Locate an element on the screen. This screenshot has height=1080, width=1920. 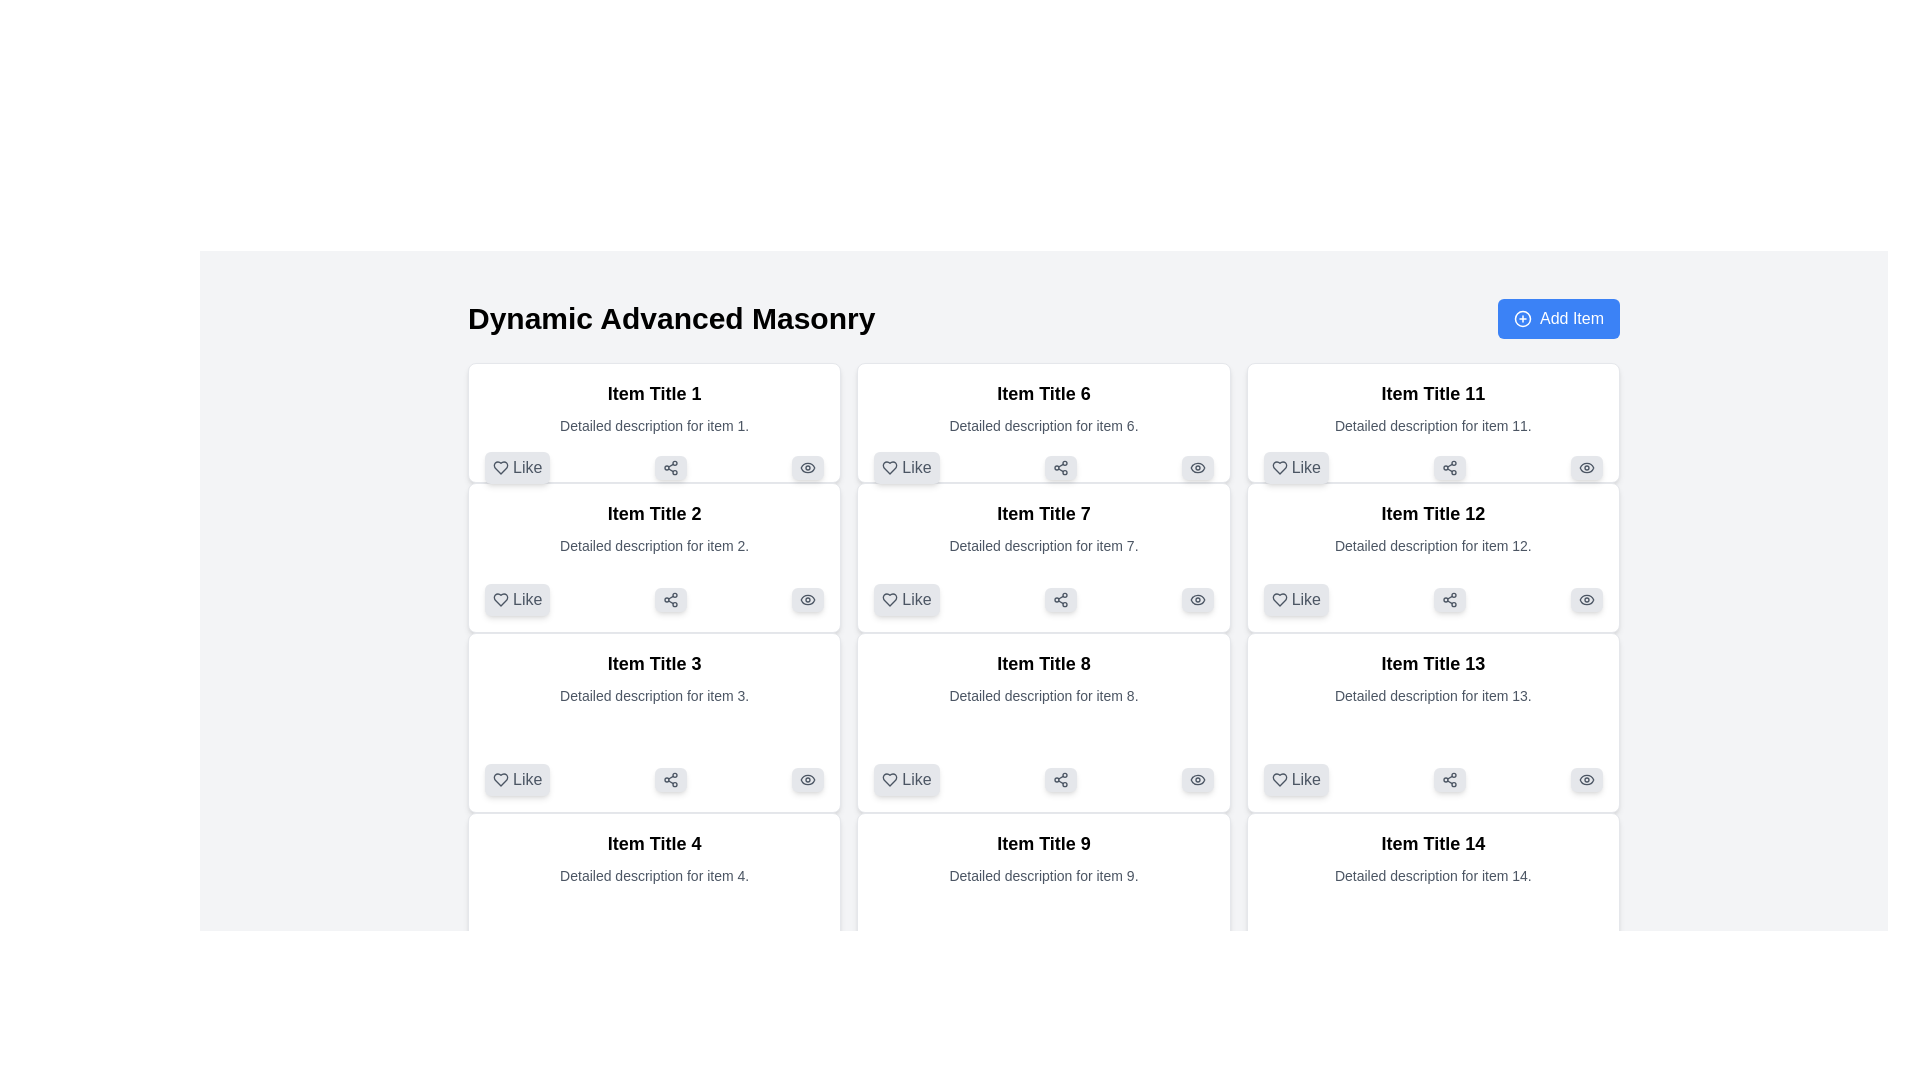
the card representing an item in the grid, located below 'Item Title 1' and above 'Item Title 3' is located at coordinates (654, 558).